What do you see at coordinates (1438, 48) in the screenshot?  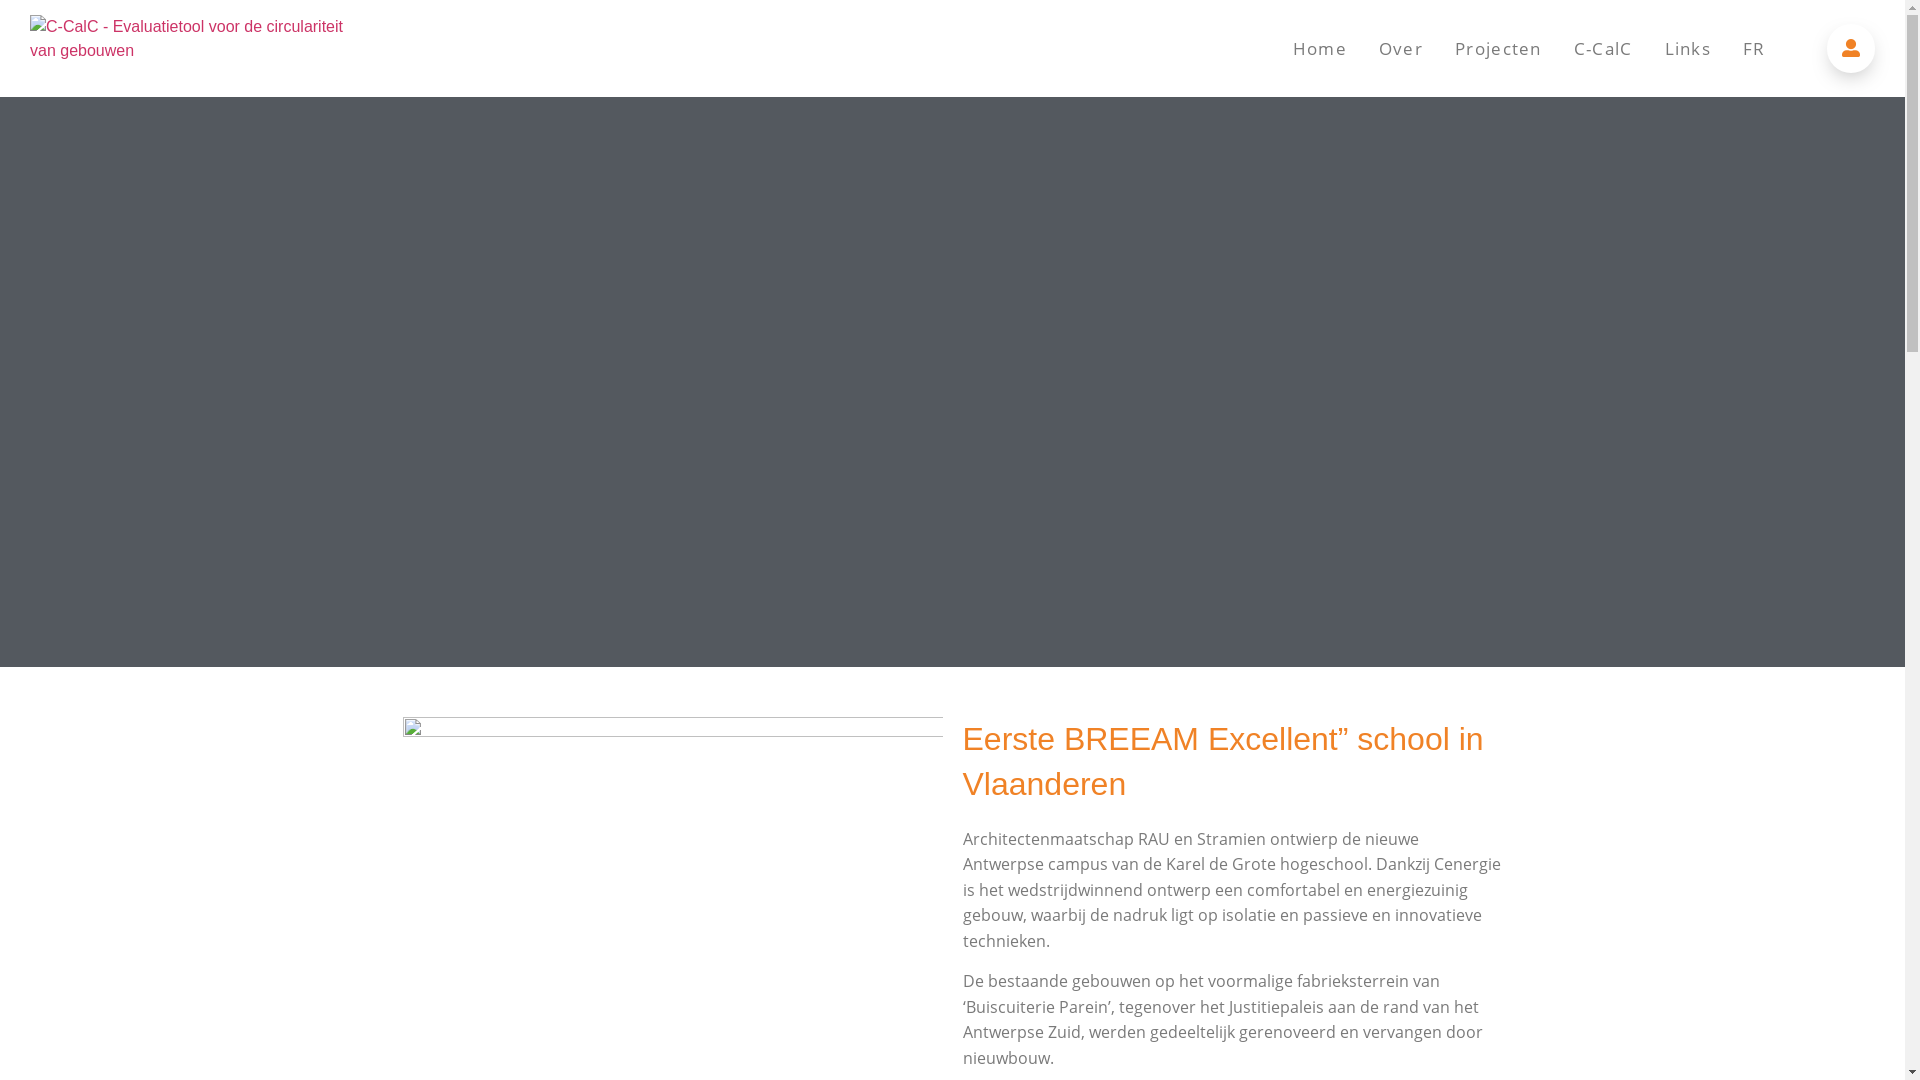 I see `'Projecten'` at bounding box center [1438, 48].